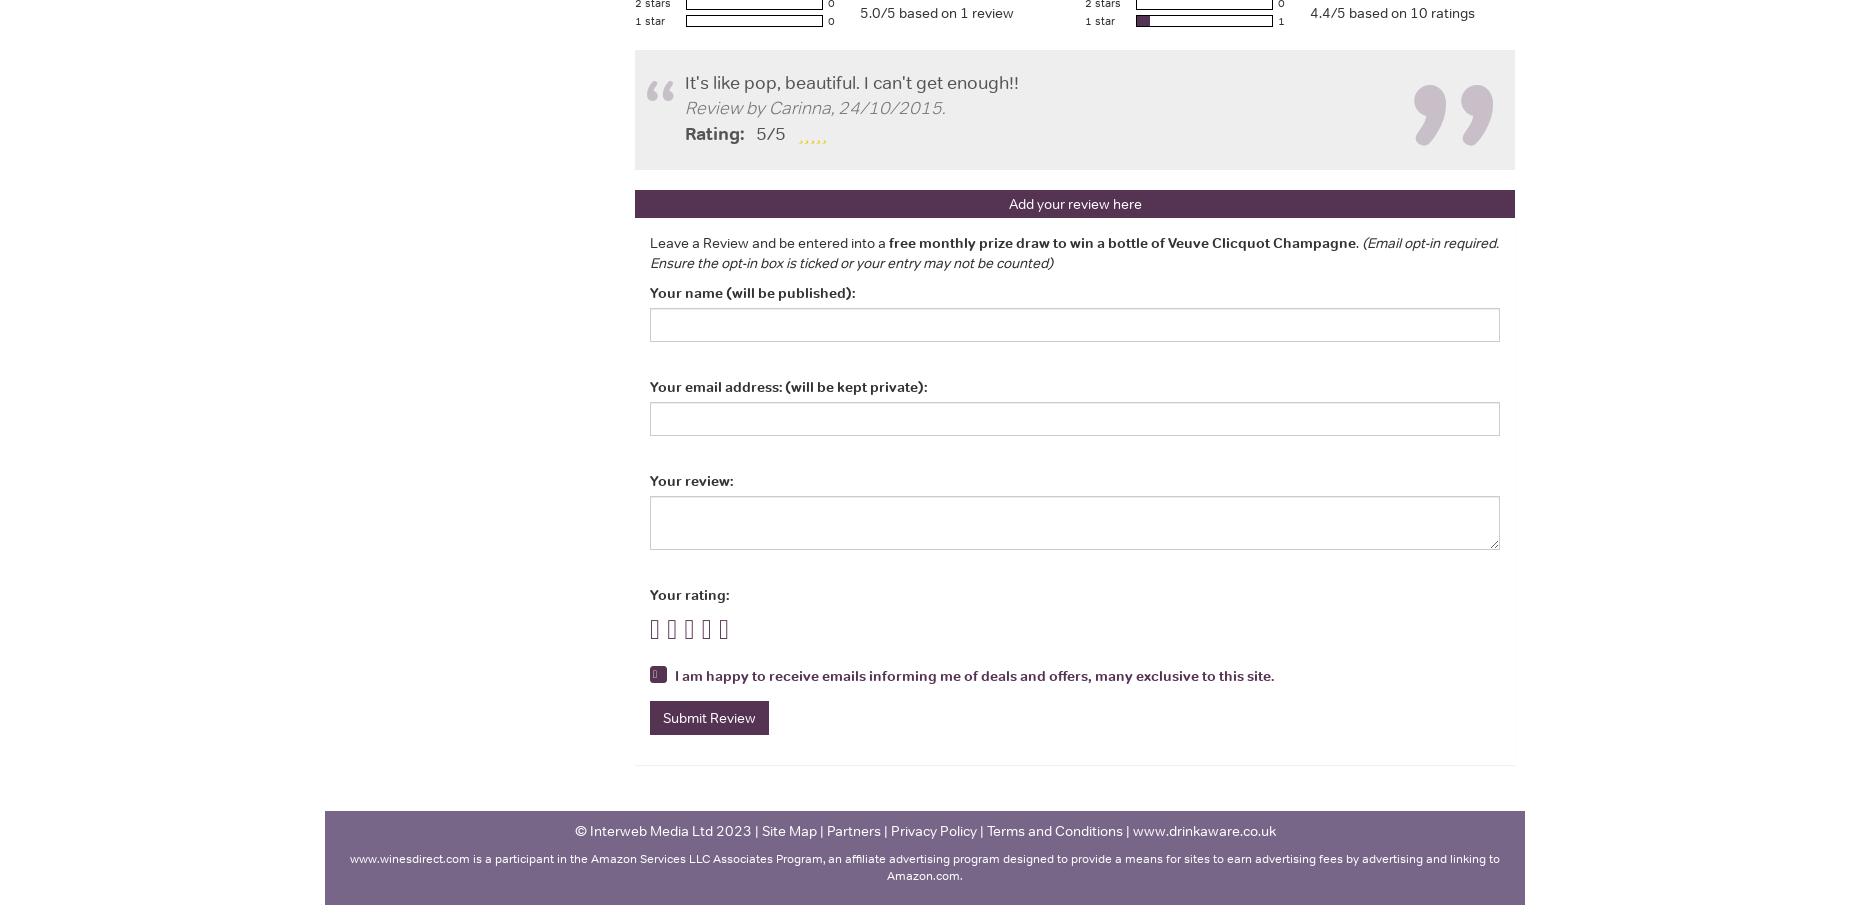 The height and width of the screenshot is (915, 1850). I want to click on '© Interweb Media Ltd 2023 |', so click(667, 831).